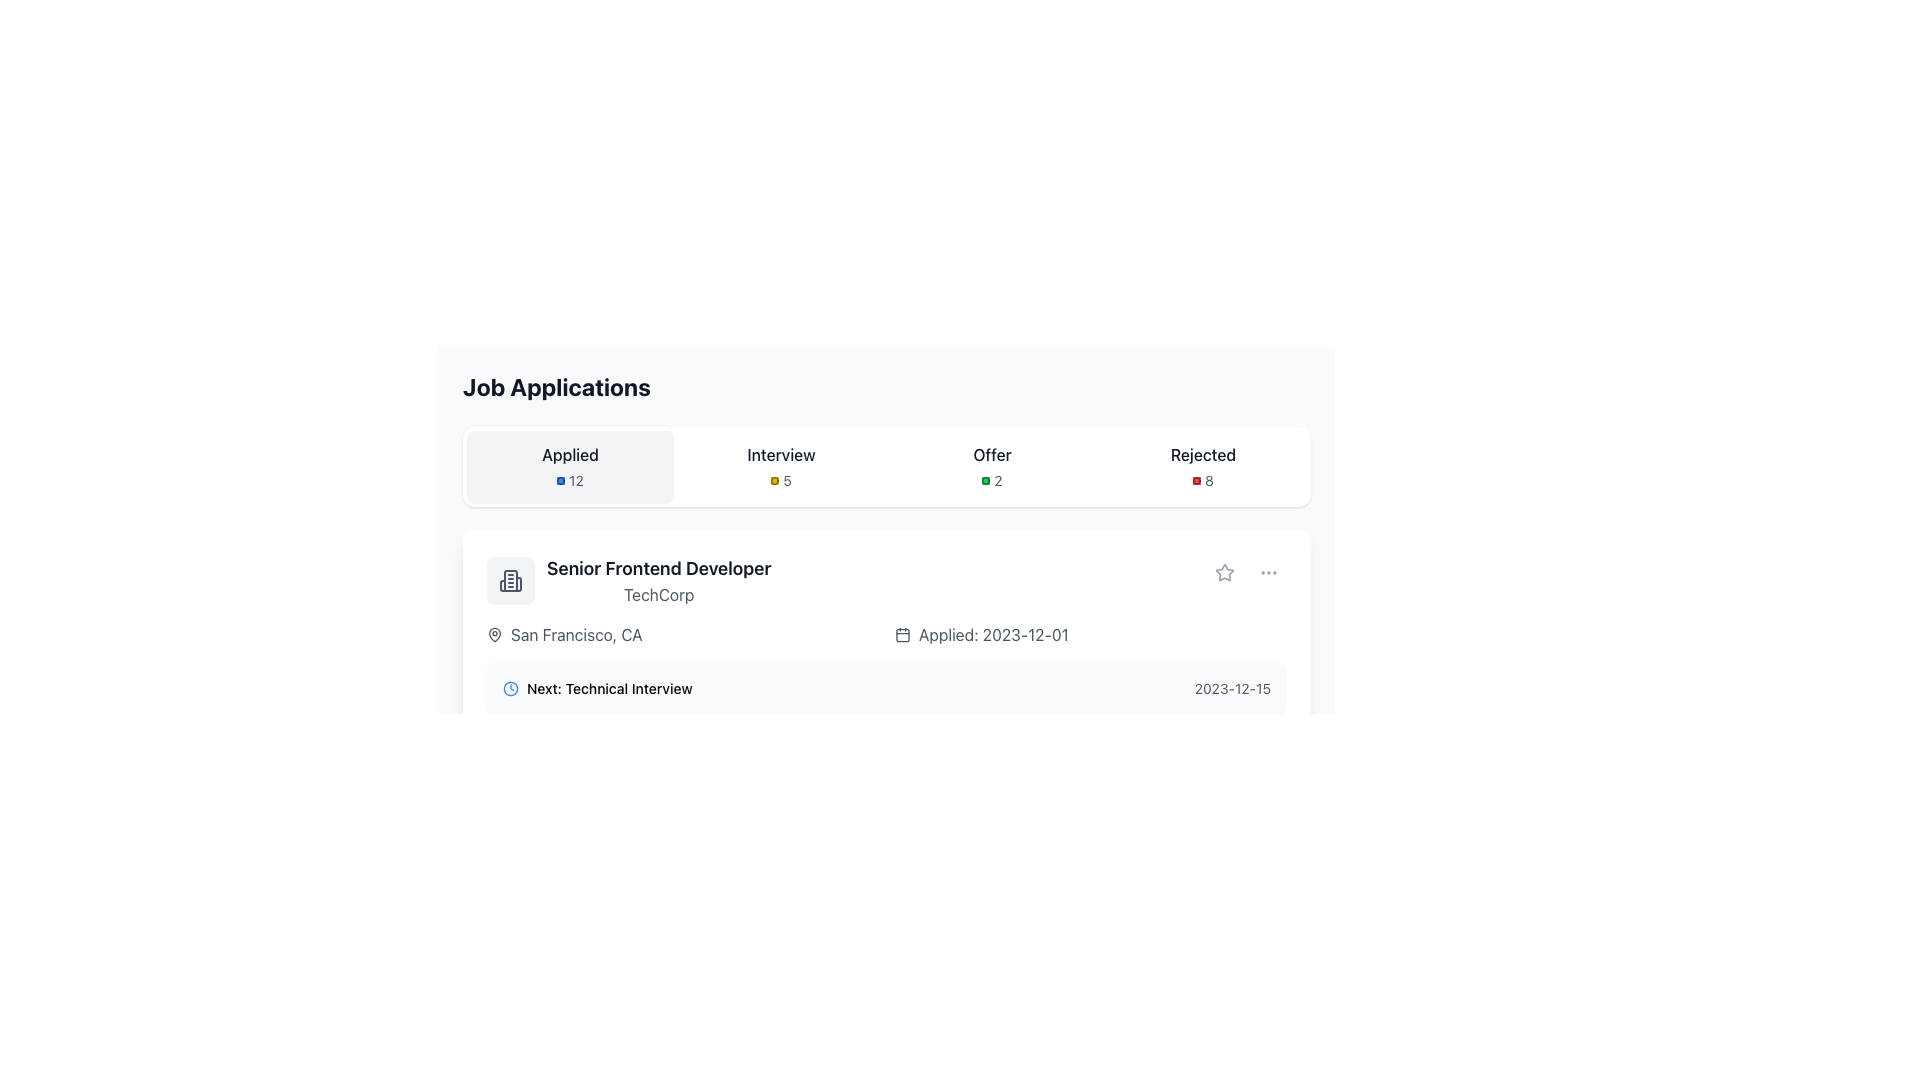  I want to click on the status label indicating 'Rejected' with a count of '8', which is the last element in the row of job application status indicators, so click(1202, 466).